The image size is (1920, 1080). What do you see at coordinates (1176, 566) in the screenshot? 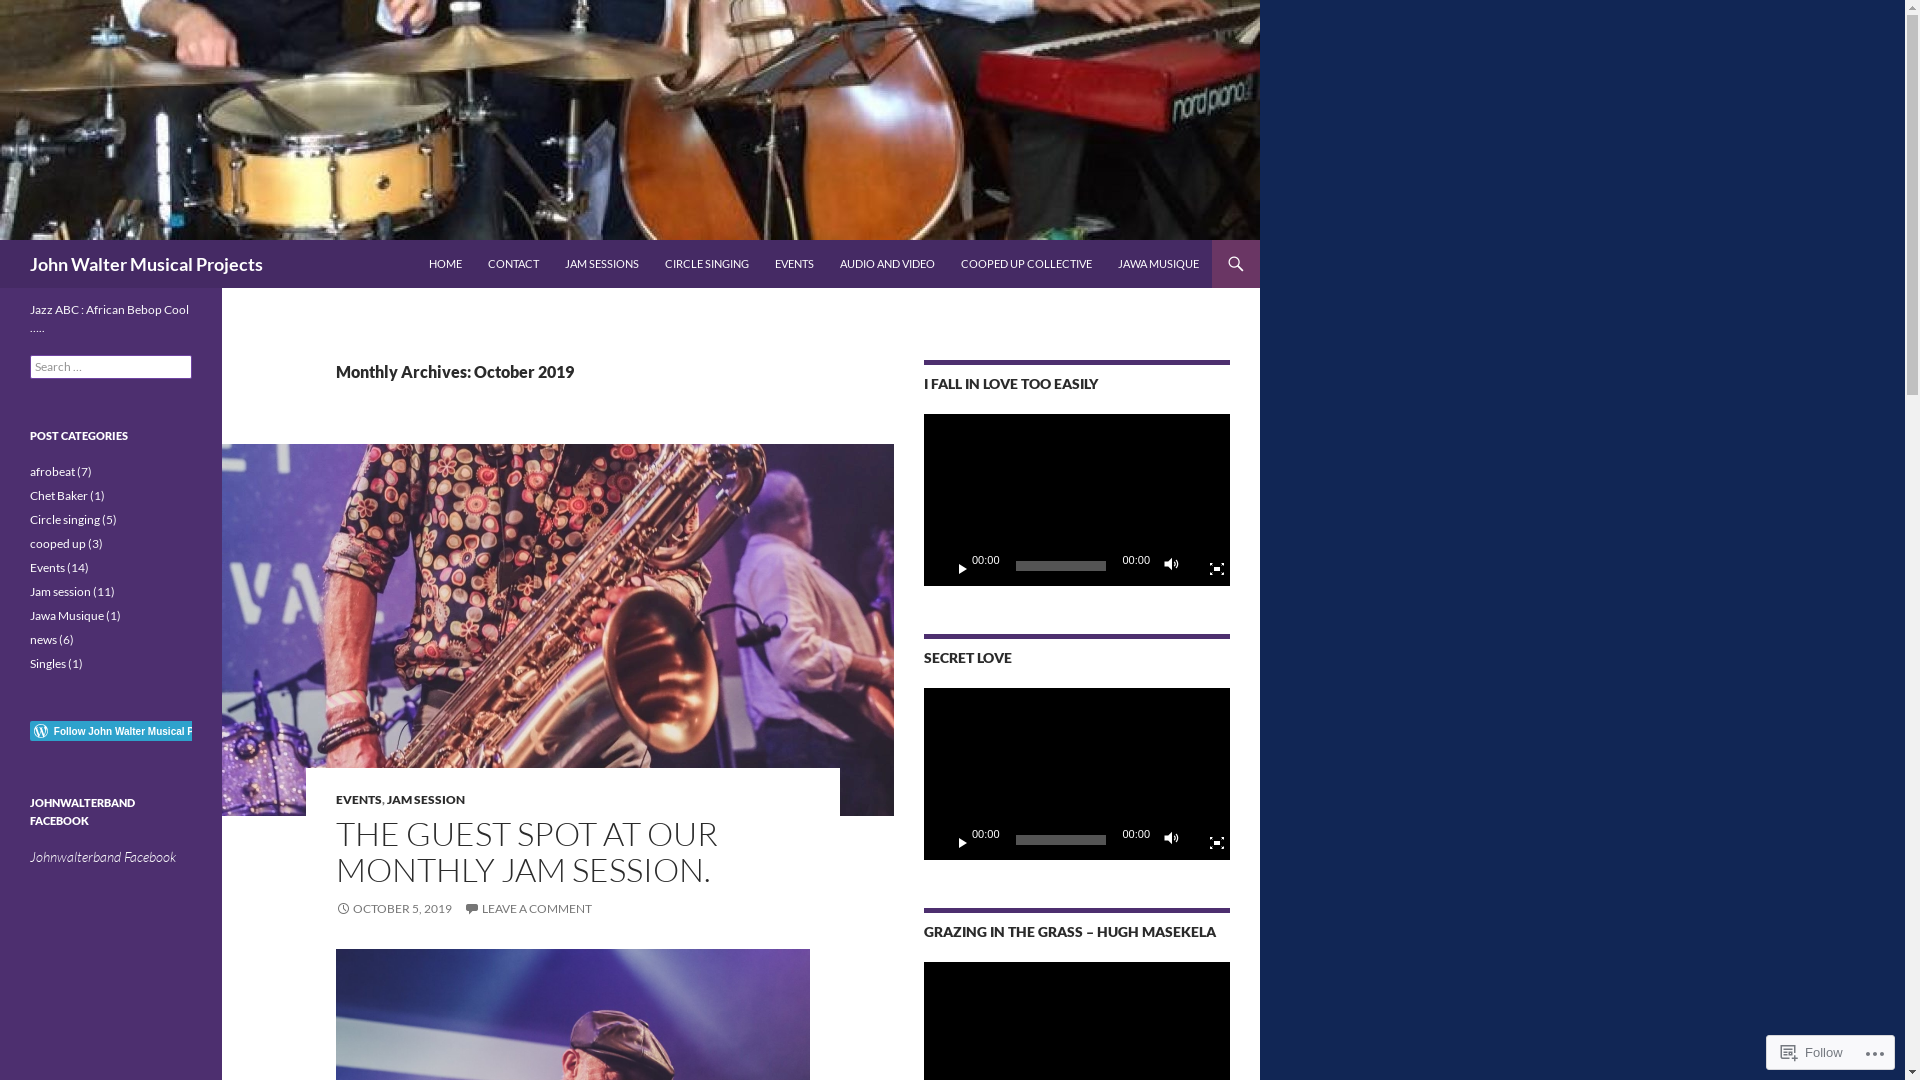
I see `'Mute'` at bounding box center [1176, 566].